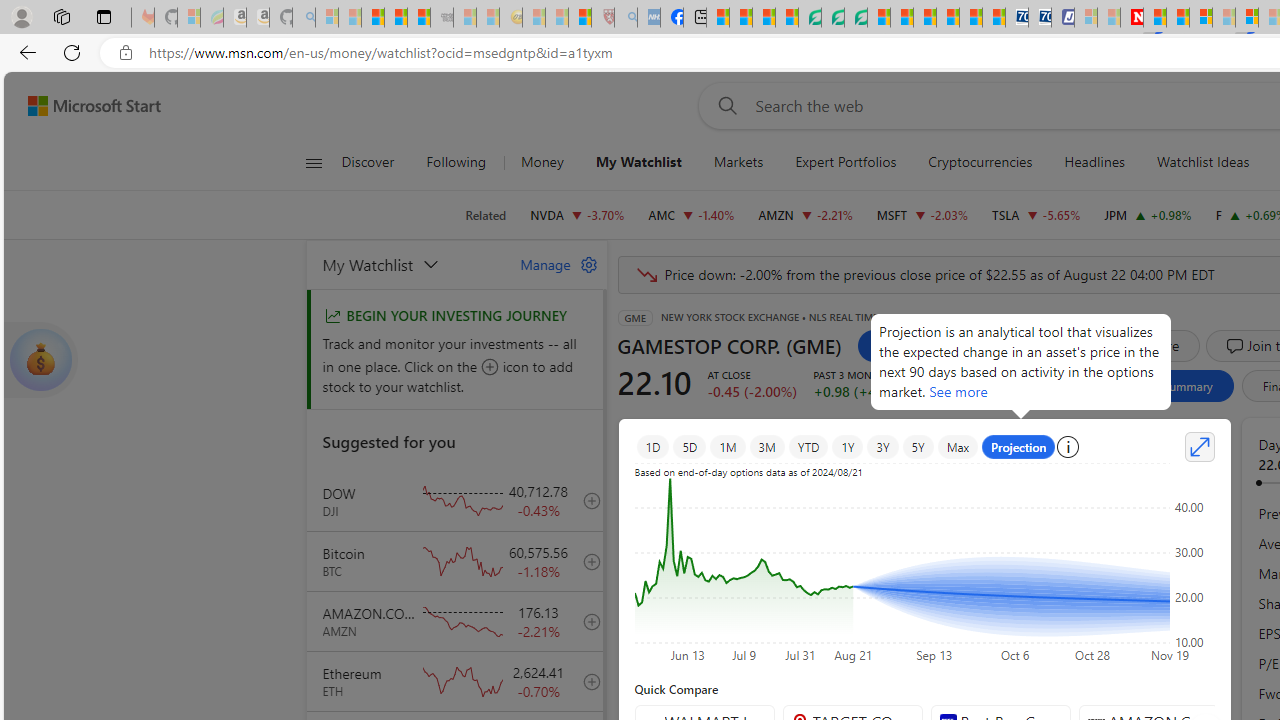 Image resolution: width=1280 pixels, height=720 pixels. I want to click on 'Class: recharts-surface', so click(923, 568).